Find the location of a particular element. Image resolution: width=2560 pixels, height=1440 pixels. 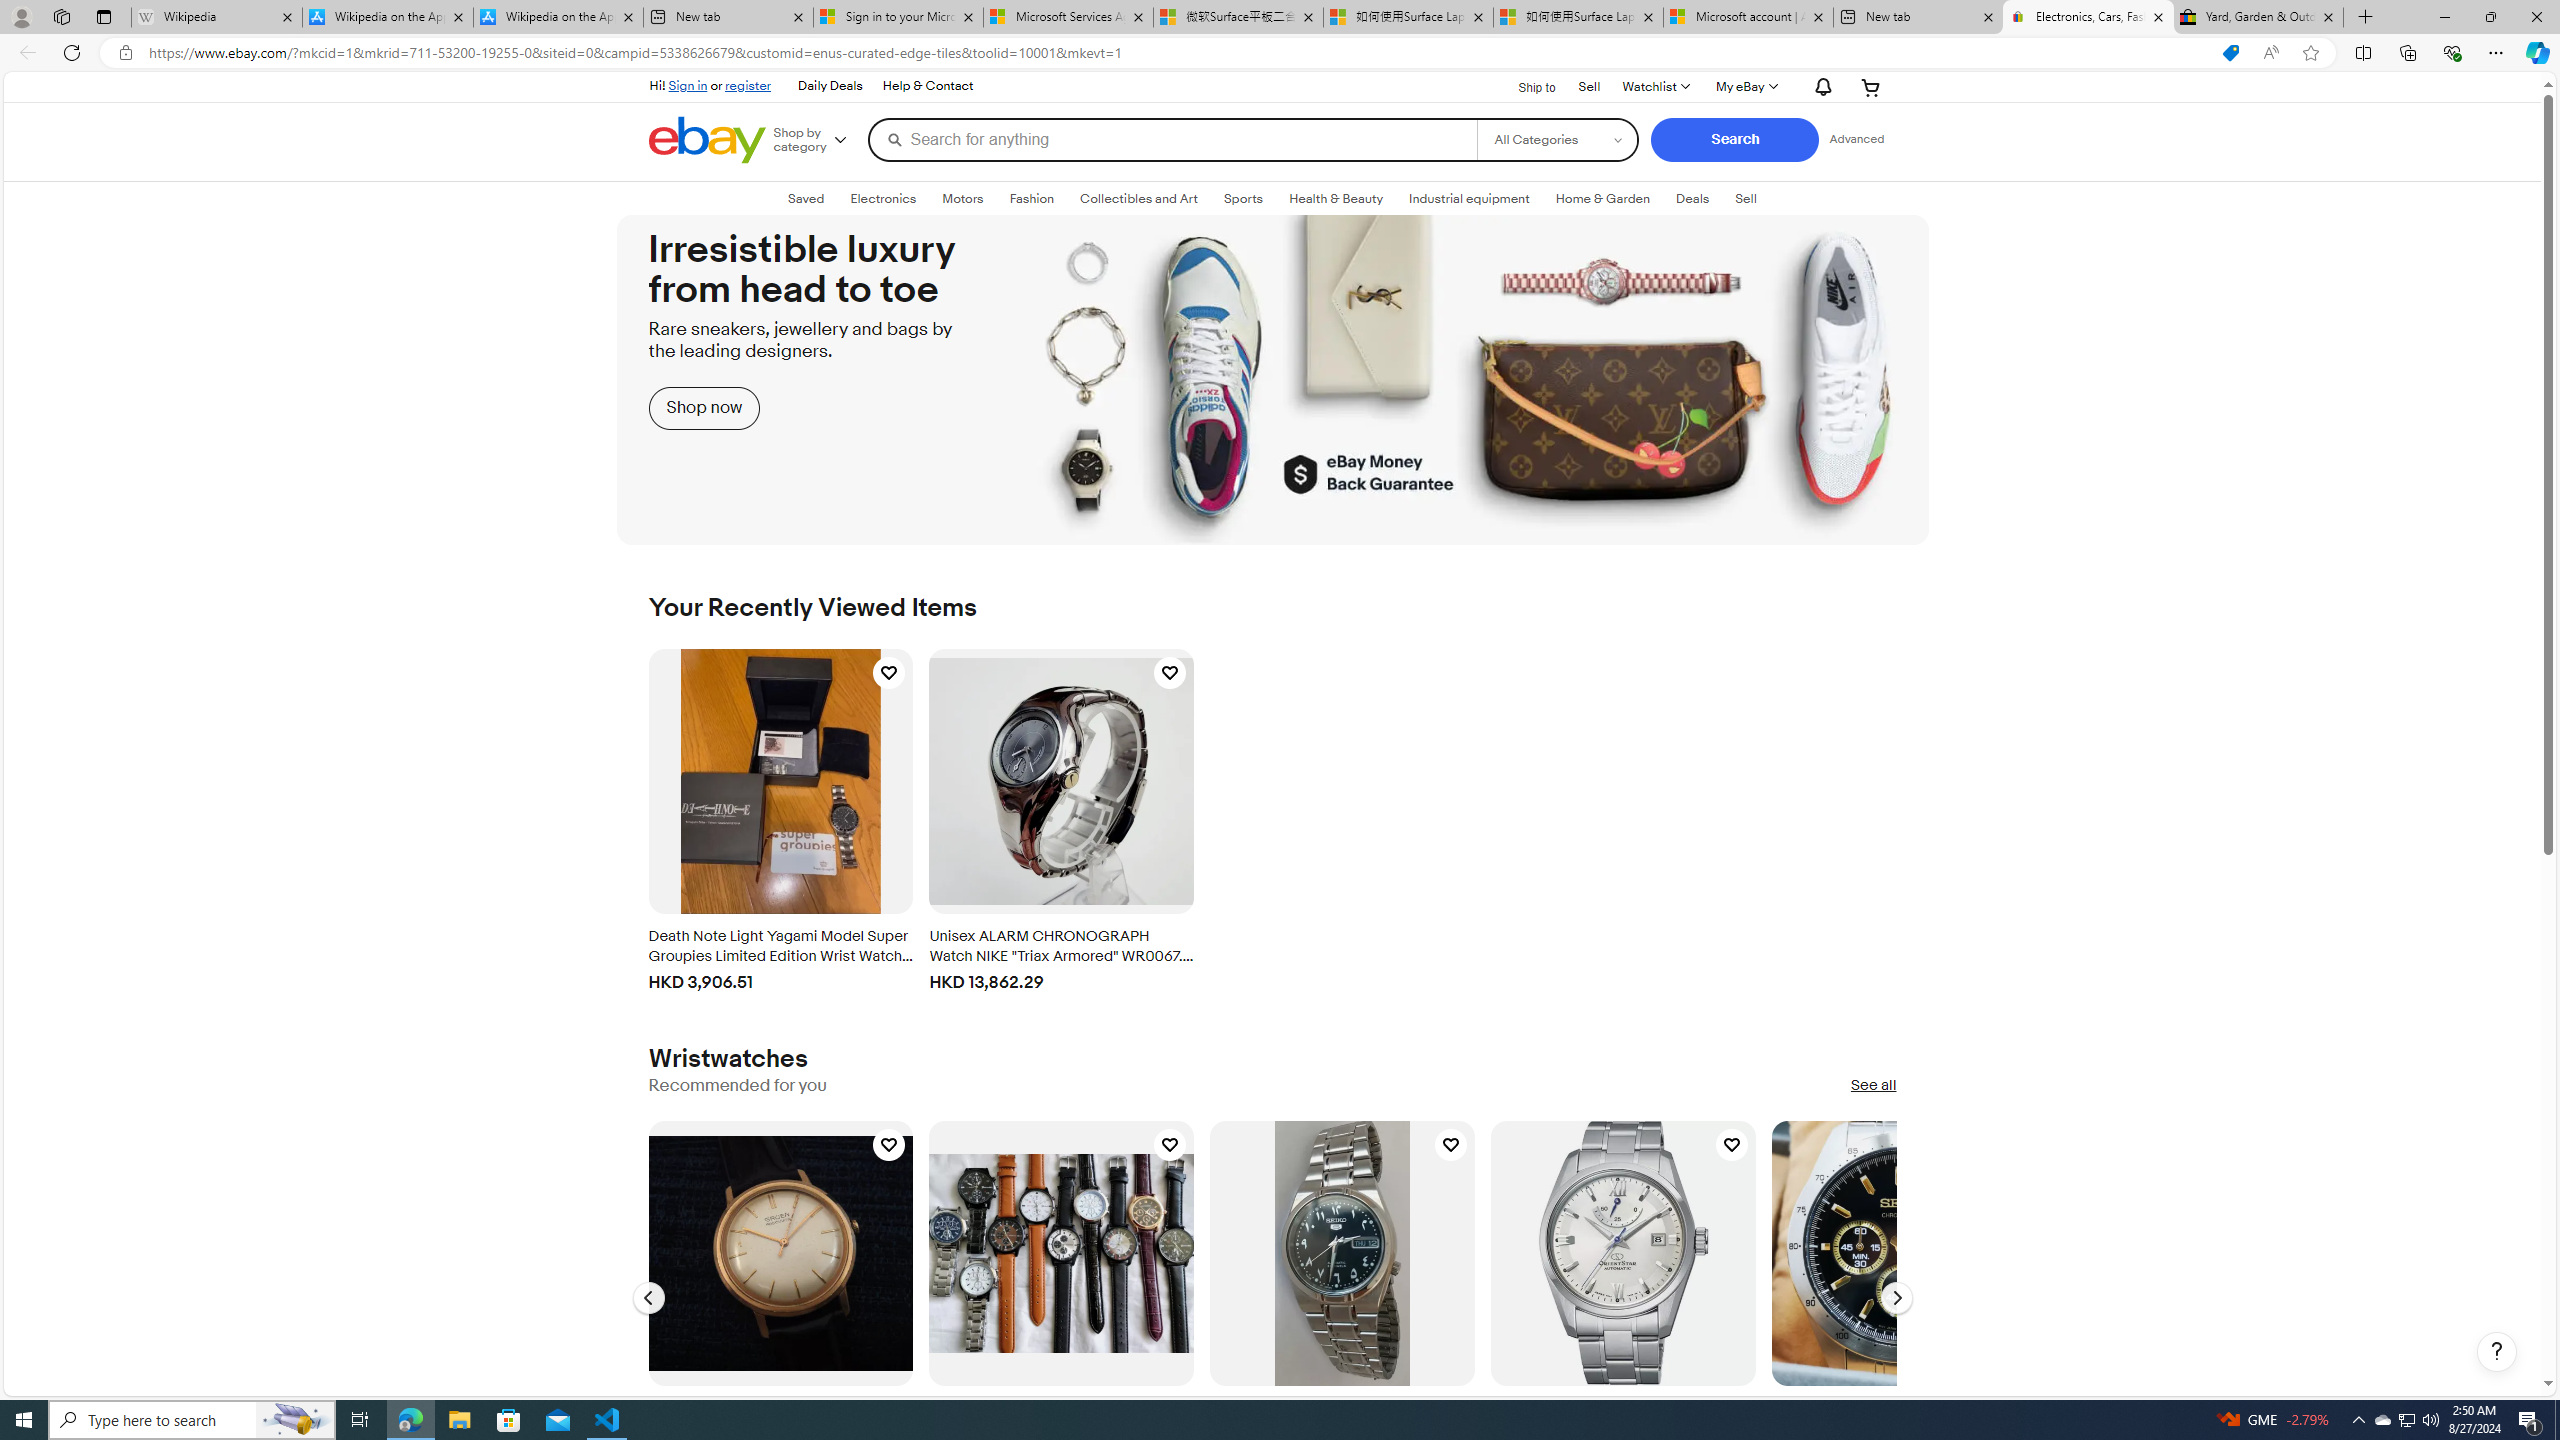

'Fashion' is located at coordinates (1031, 199).